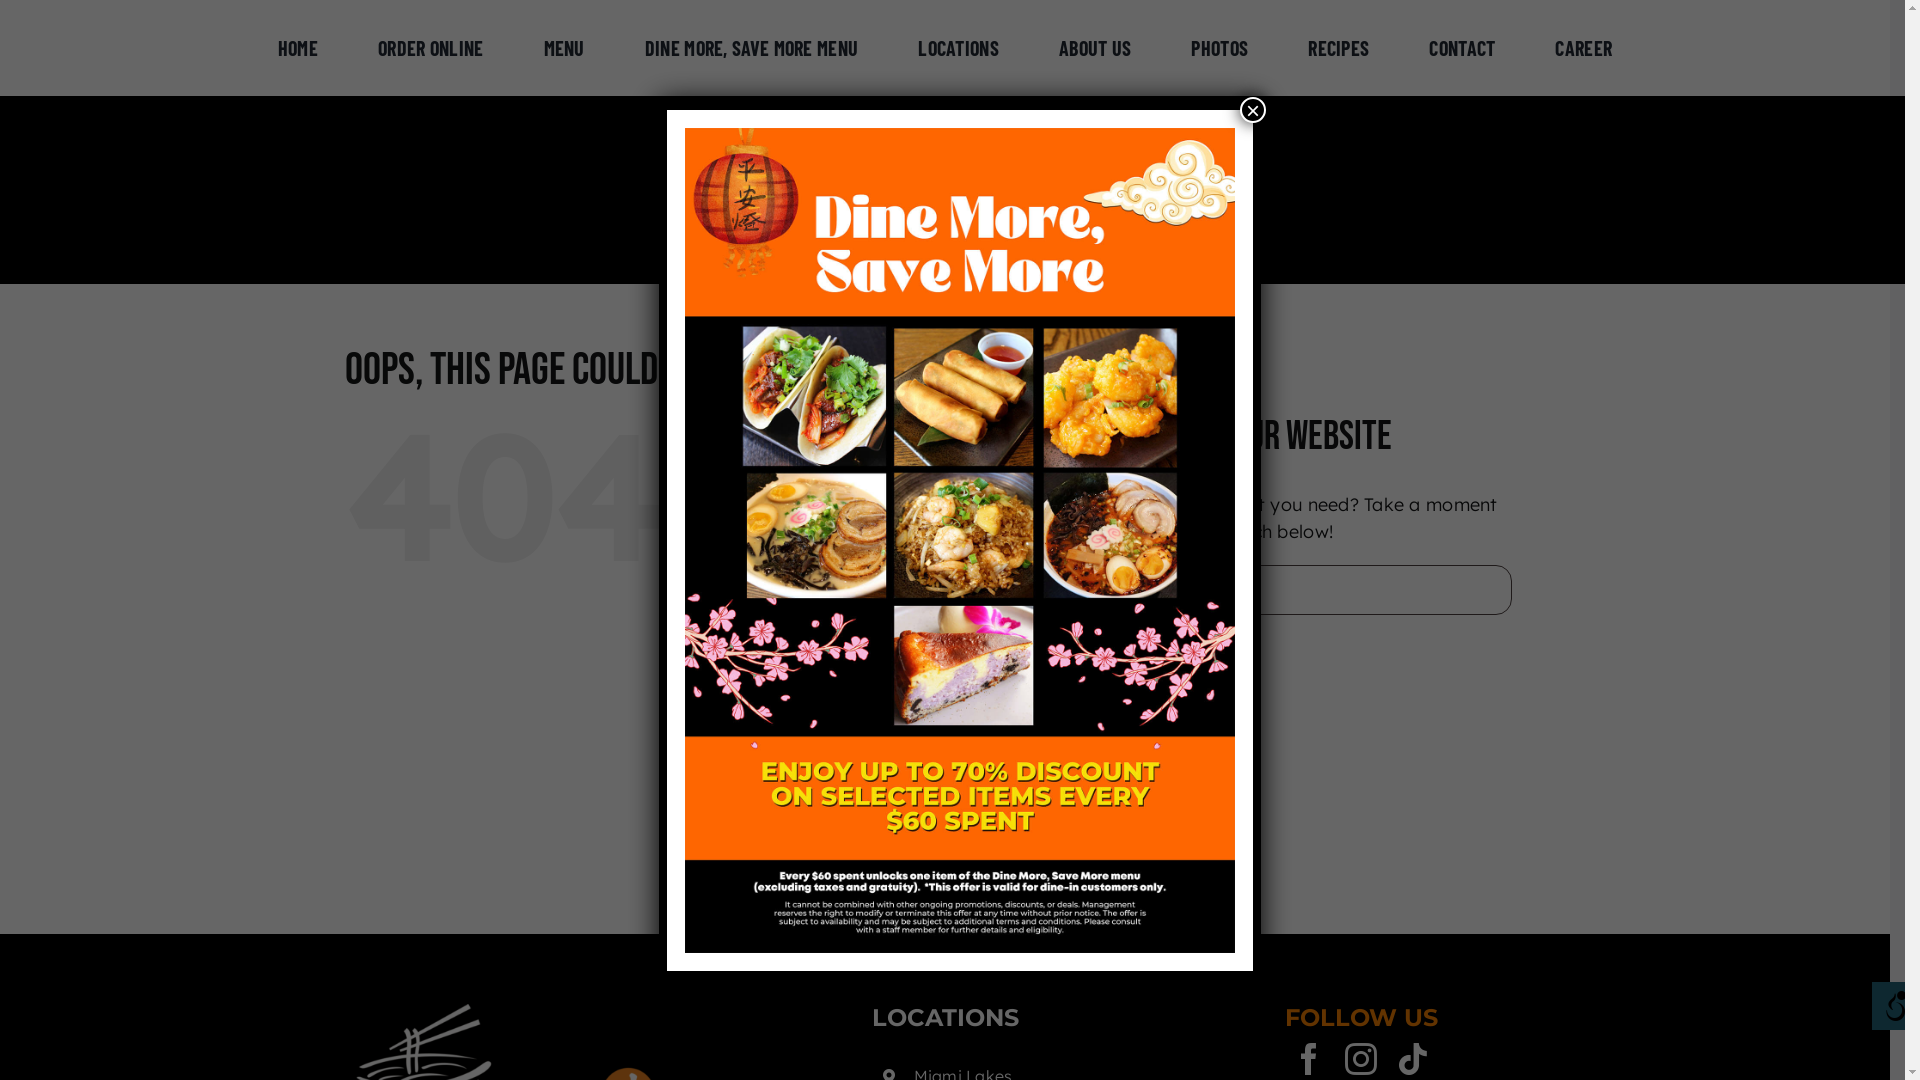  Describe the element at coordinates (1093, 46) in the screenshot. I see `'ABOUT US'` at that location.